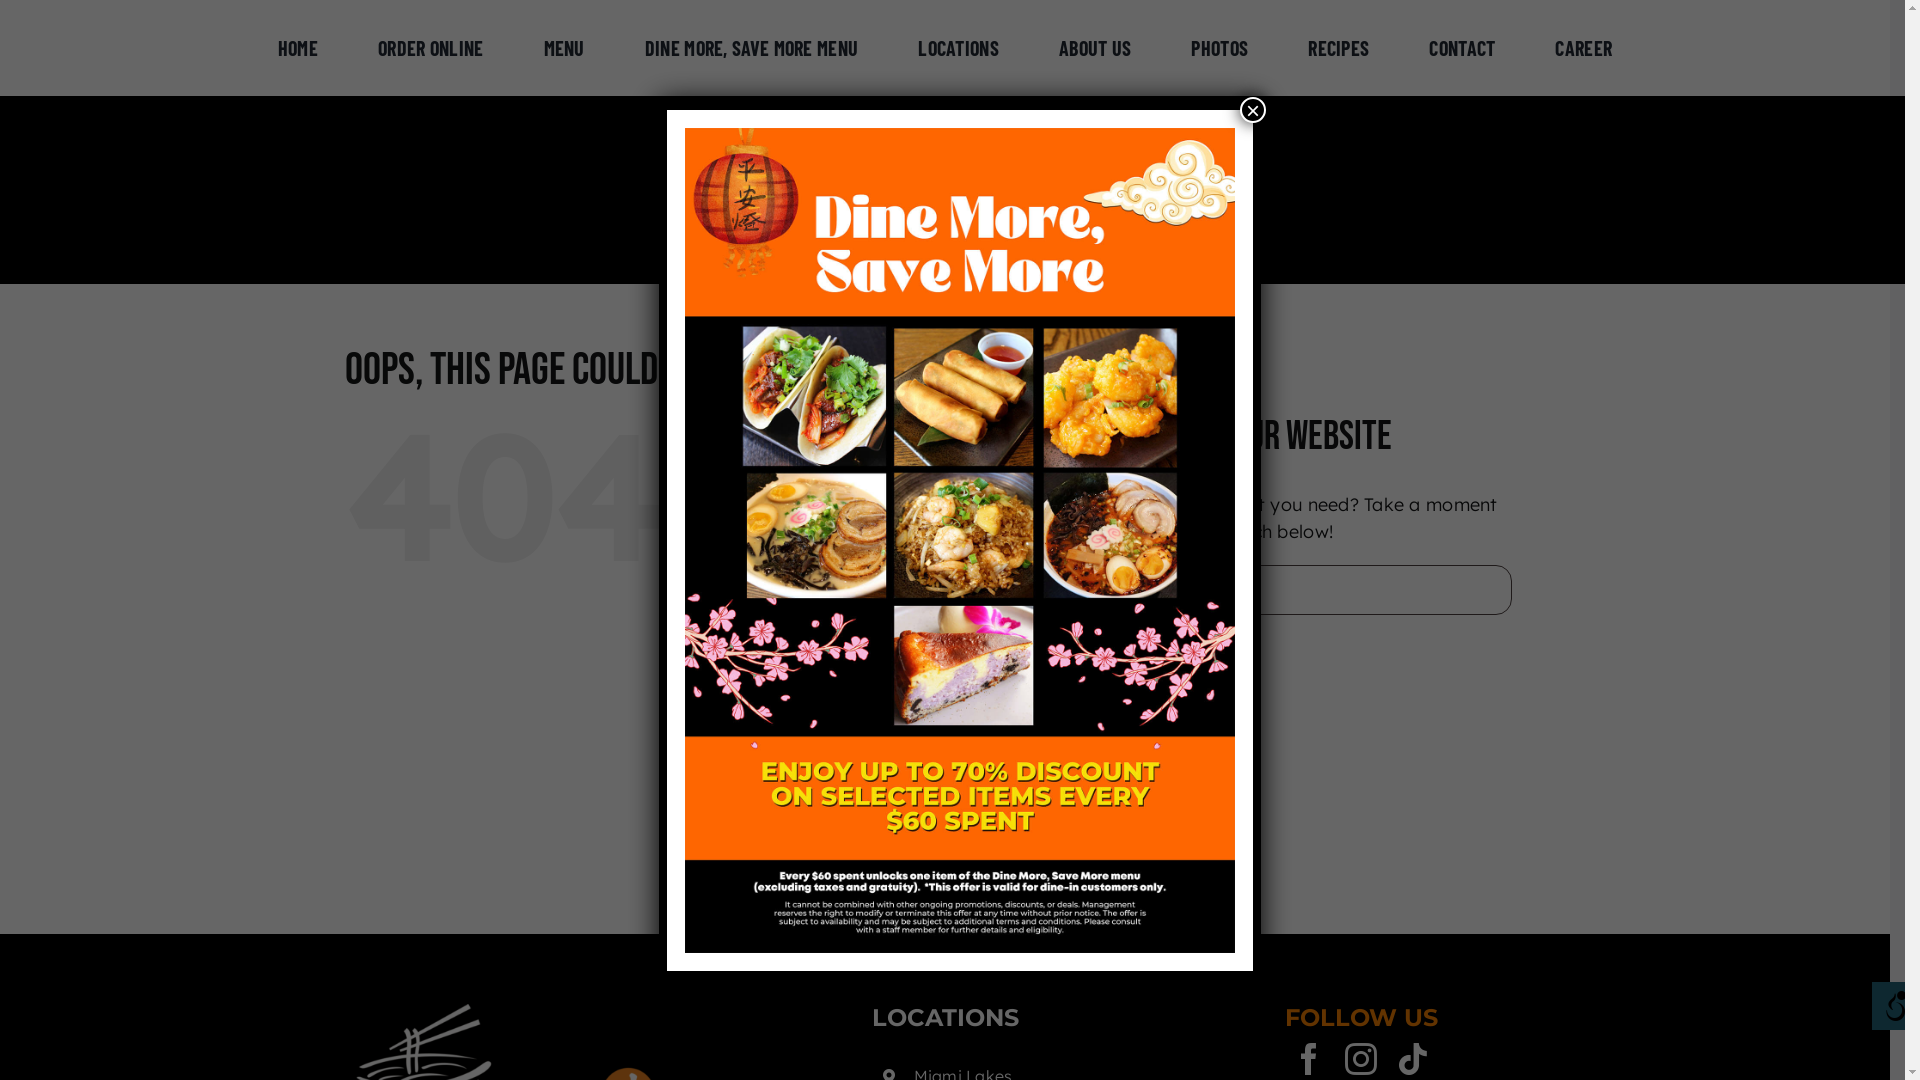  Describe the element at coordinates (1093, 46) in the screenshot. I see `'ABOUT US'` at that location.